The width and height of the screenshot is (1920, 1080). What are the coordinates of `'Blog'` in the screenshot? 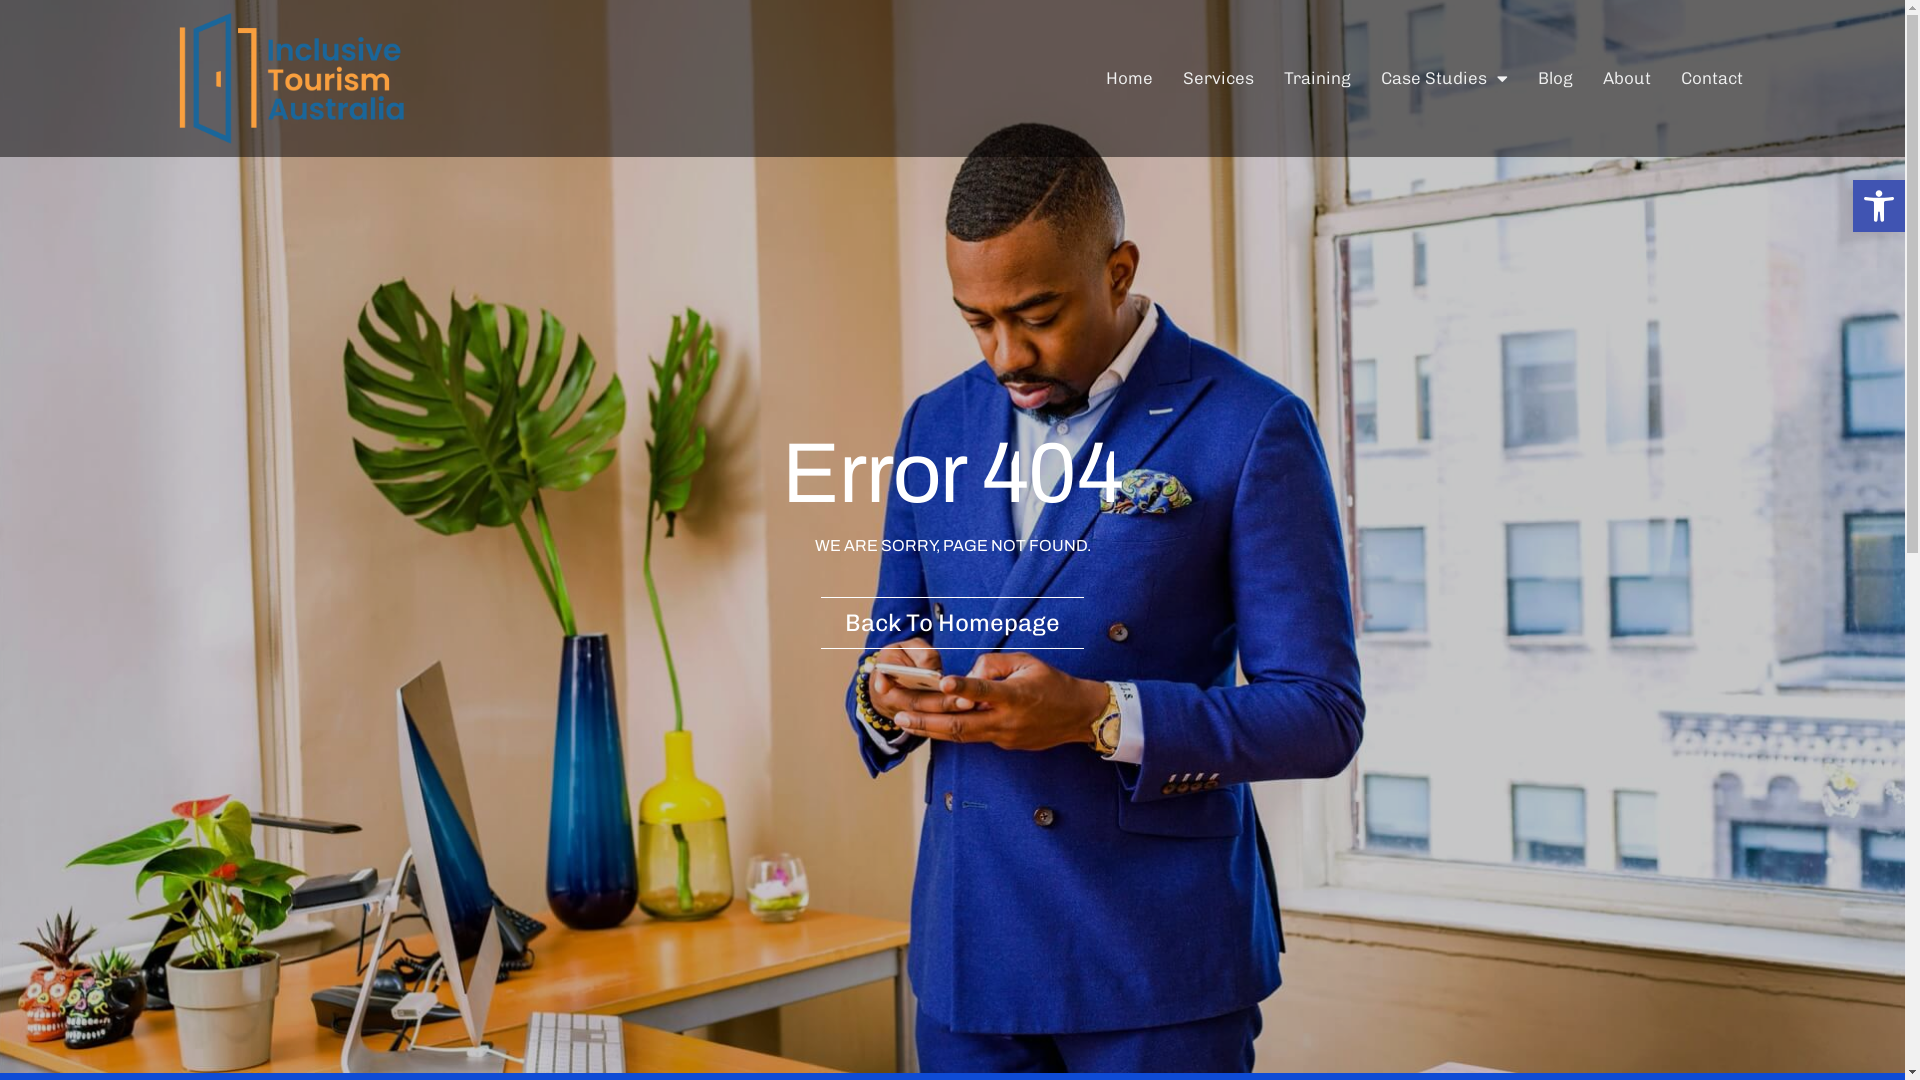 It's located at (1554, 76).